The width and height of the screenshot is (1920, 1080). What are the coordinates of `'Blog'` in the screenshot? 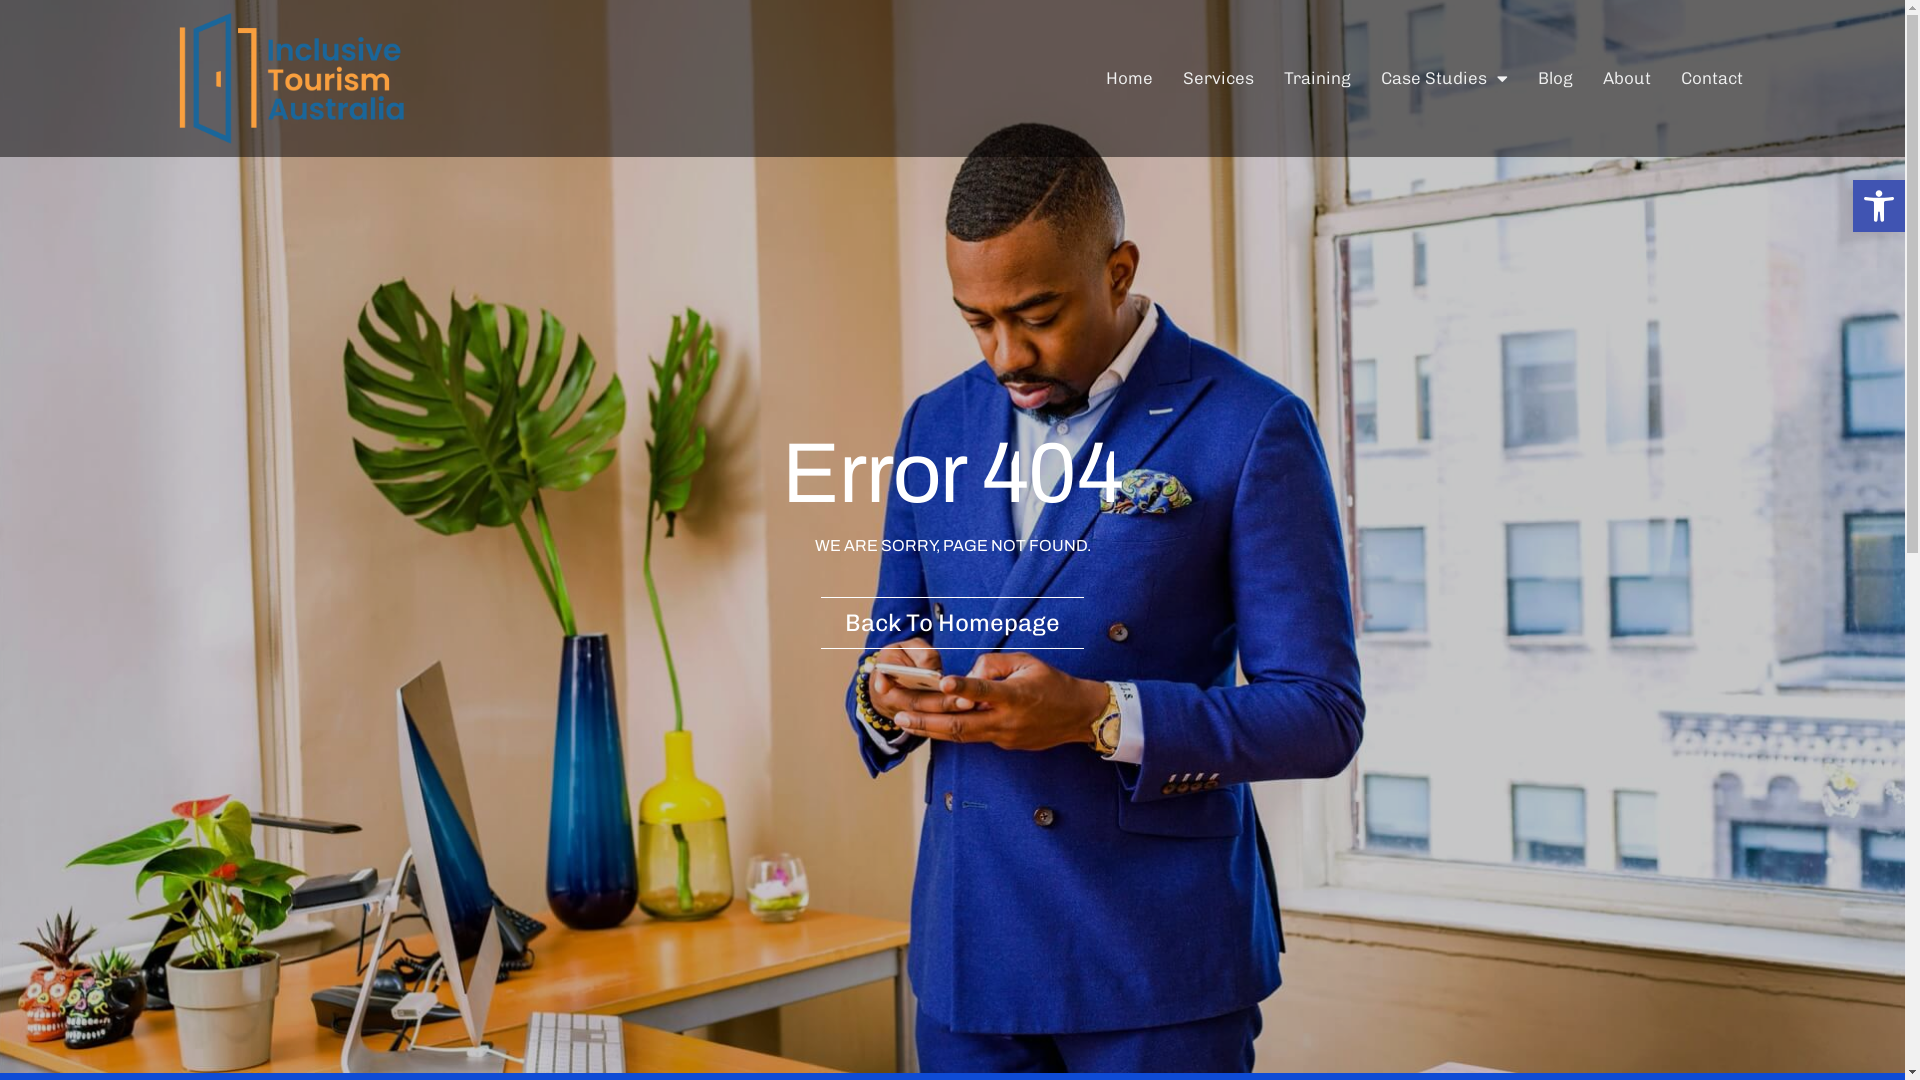 It's located at (1554, 76).